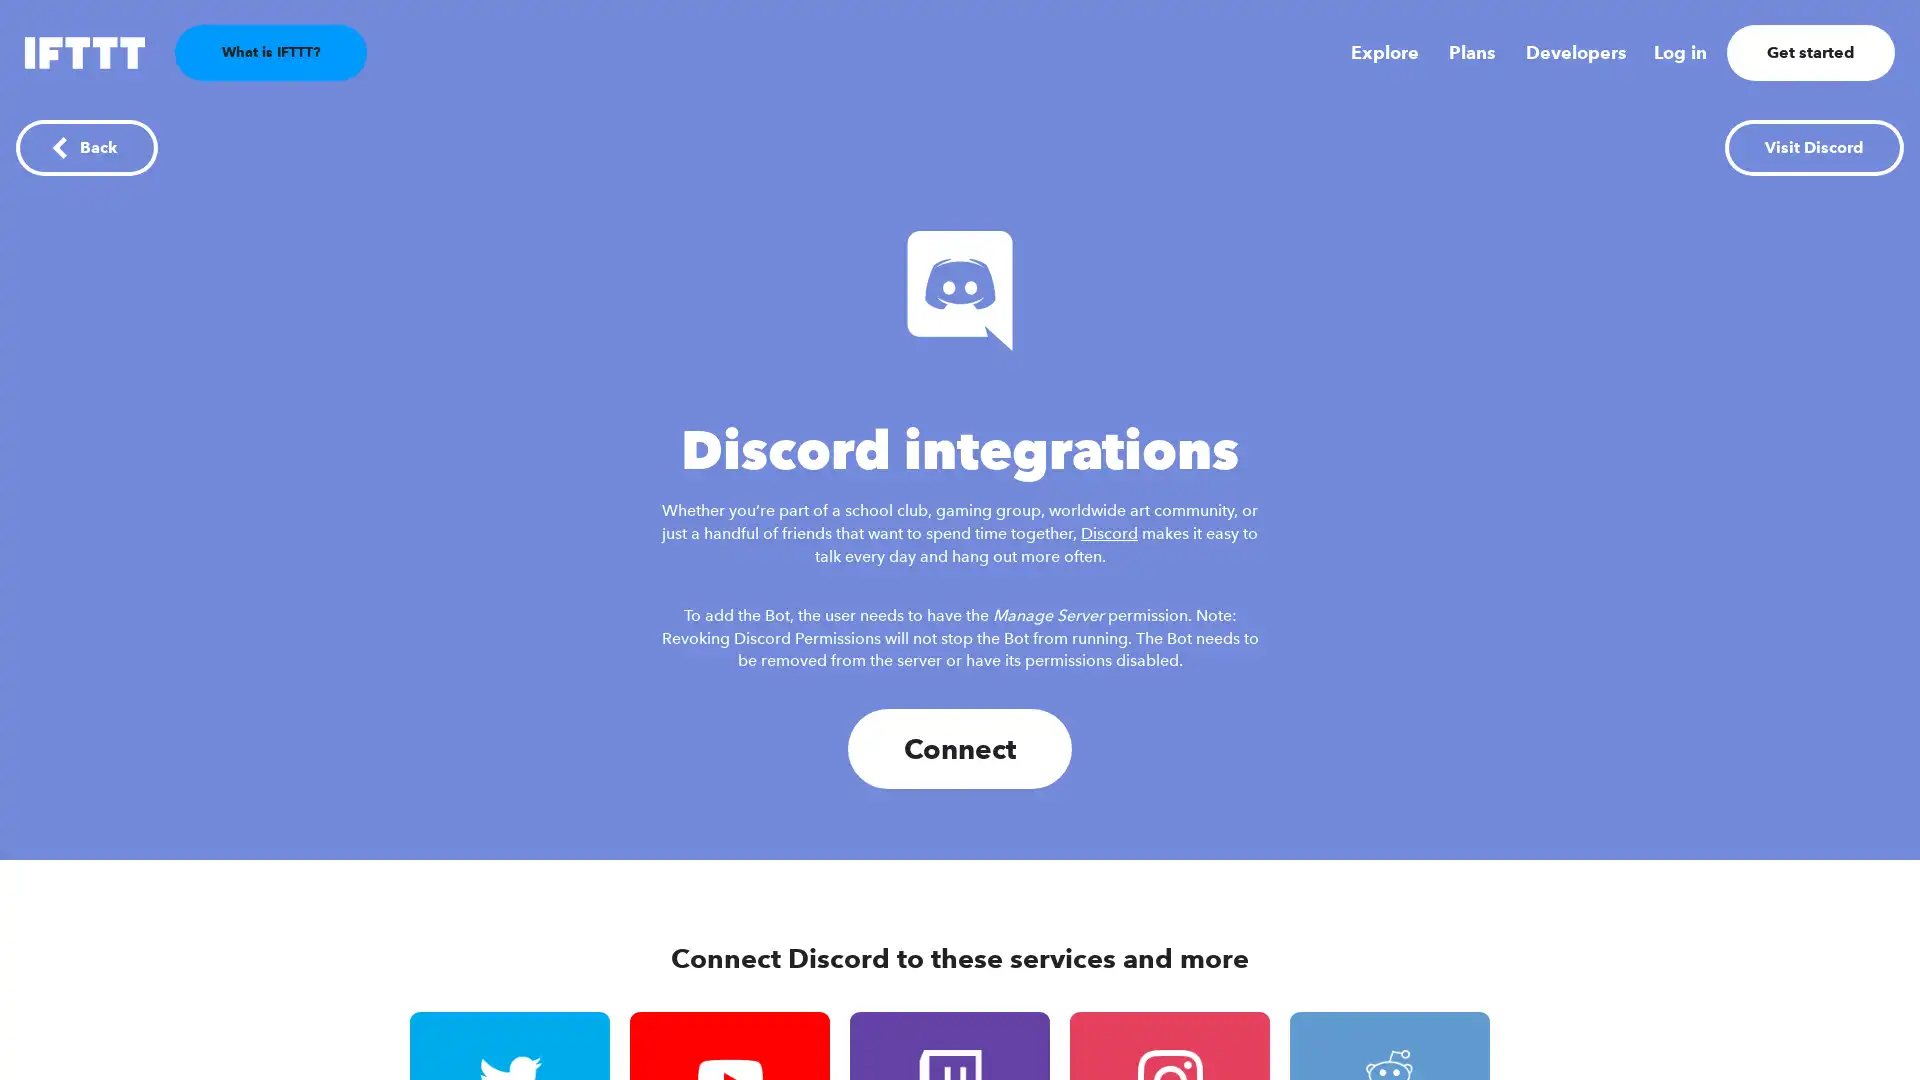 This screenshot has height=1080, width=1920. I want to click on Back, so click(85, 146).